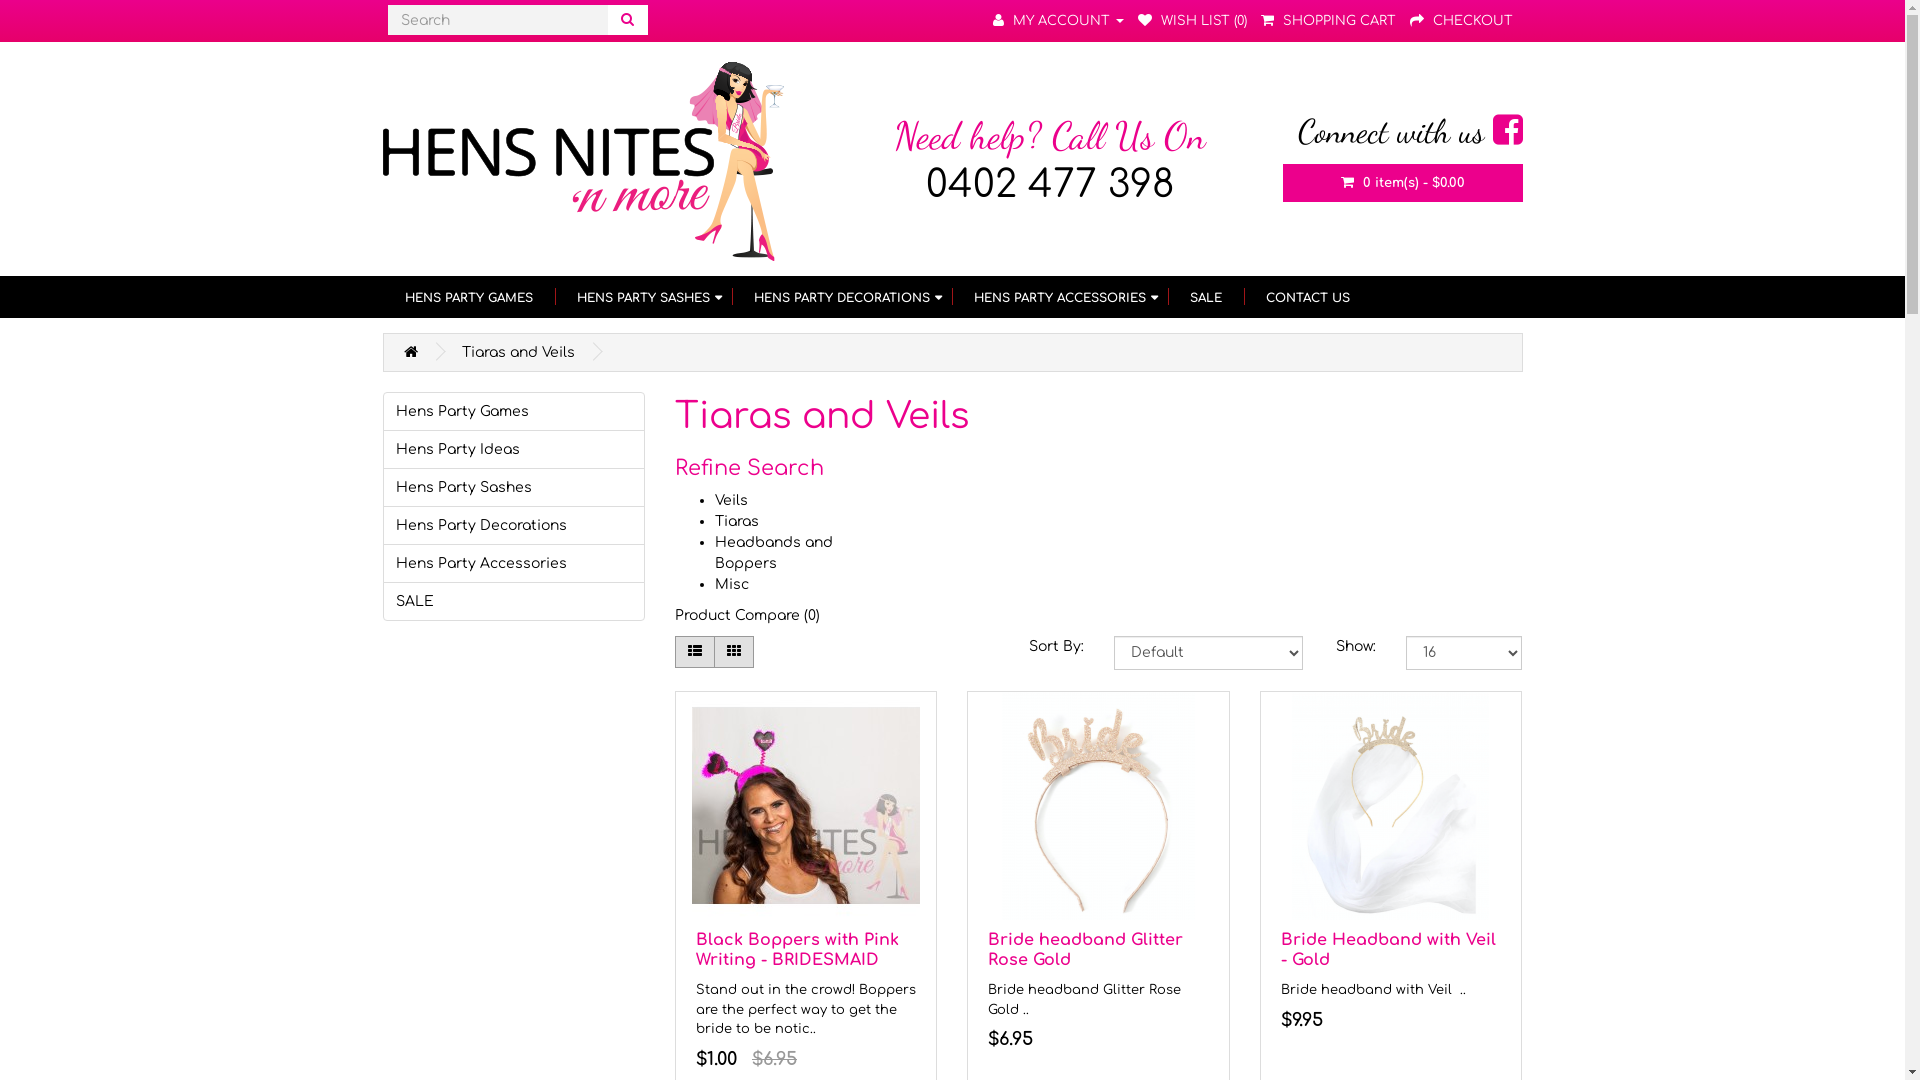 The width and height of the screenshot is (1920, 1080). What do you see at coordinates (1258, 20) in the screenshot?
I see `'SHOPPING CART'` at bounding box center [1258, 20].